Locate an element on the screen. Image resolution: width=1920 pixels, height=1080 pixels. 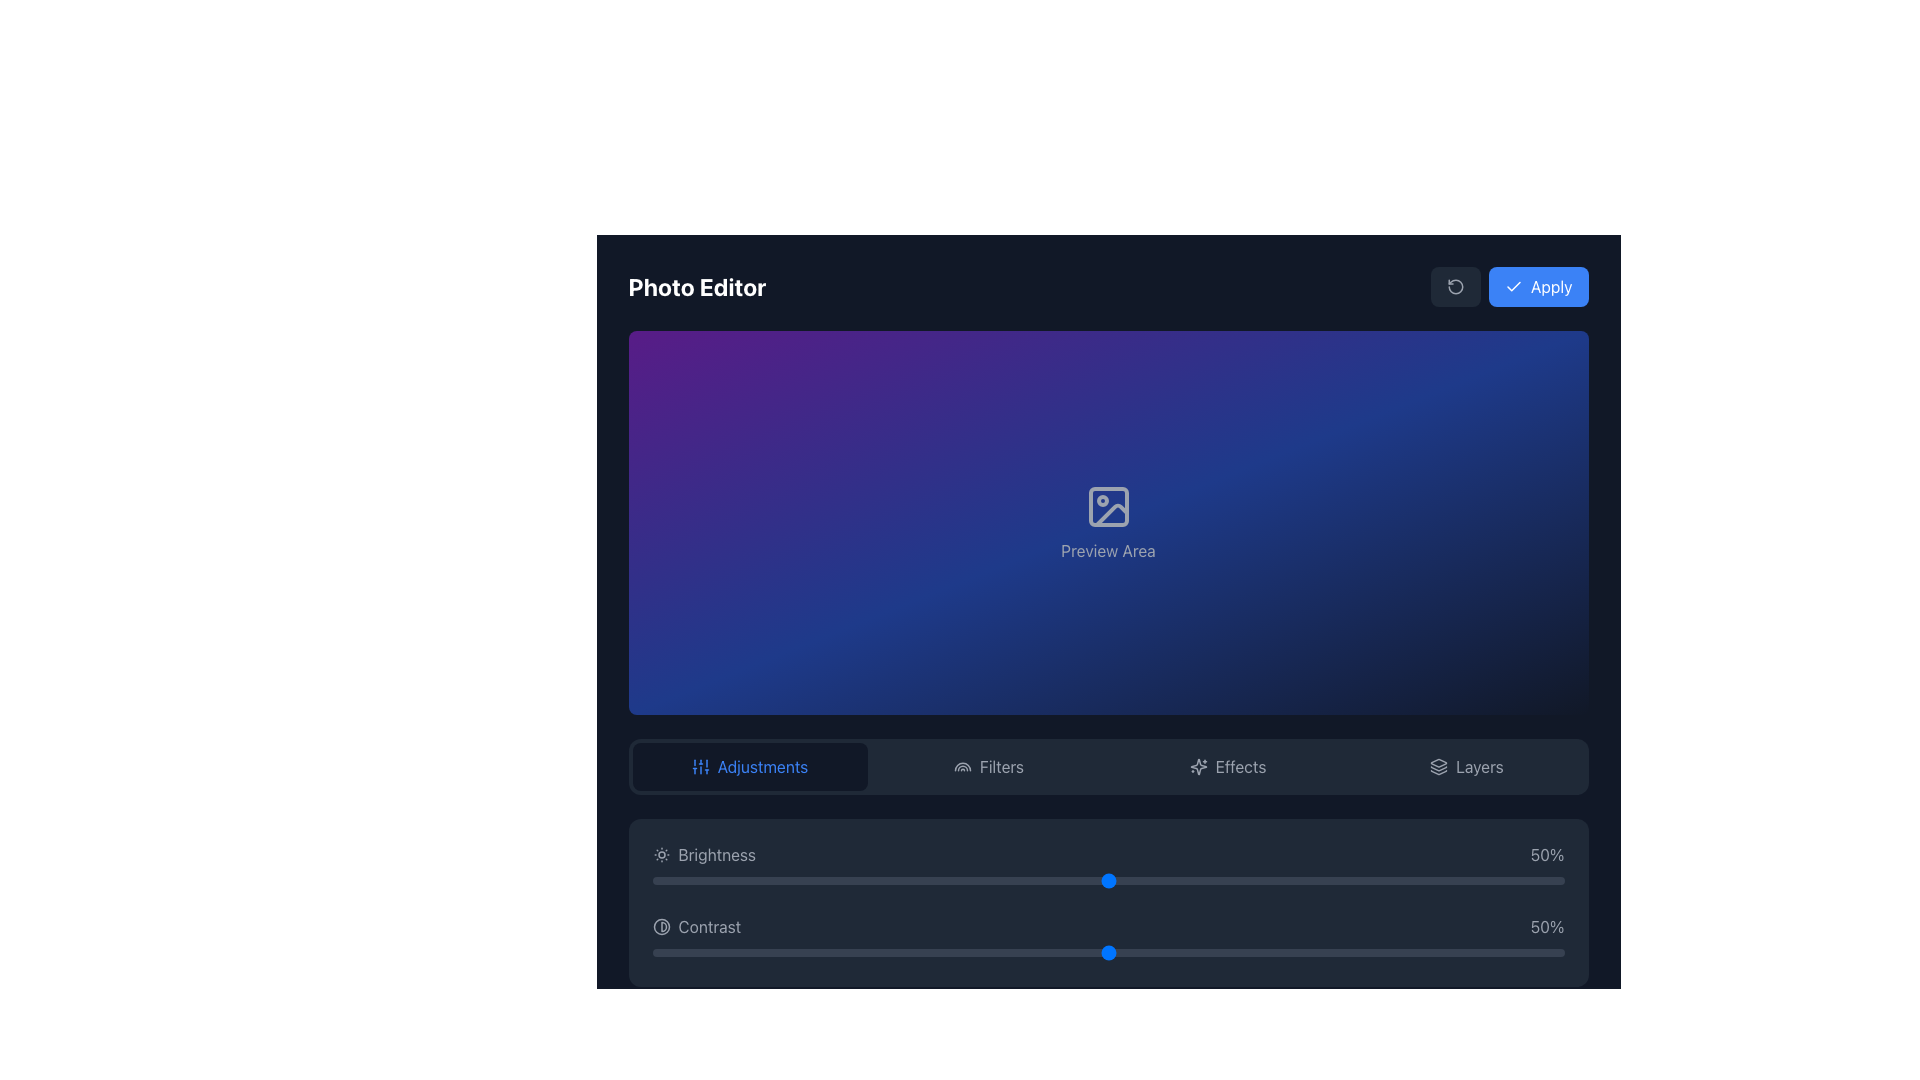
the minimalistic vertical sliders icon, which consists of three vertical bars with horizontal lines is located at coordinates (700, 766).